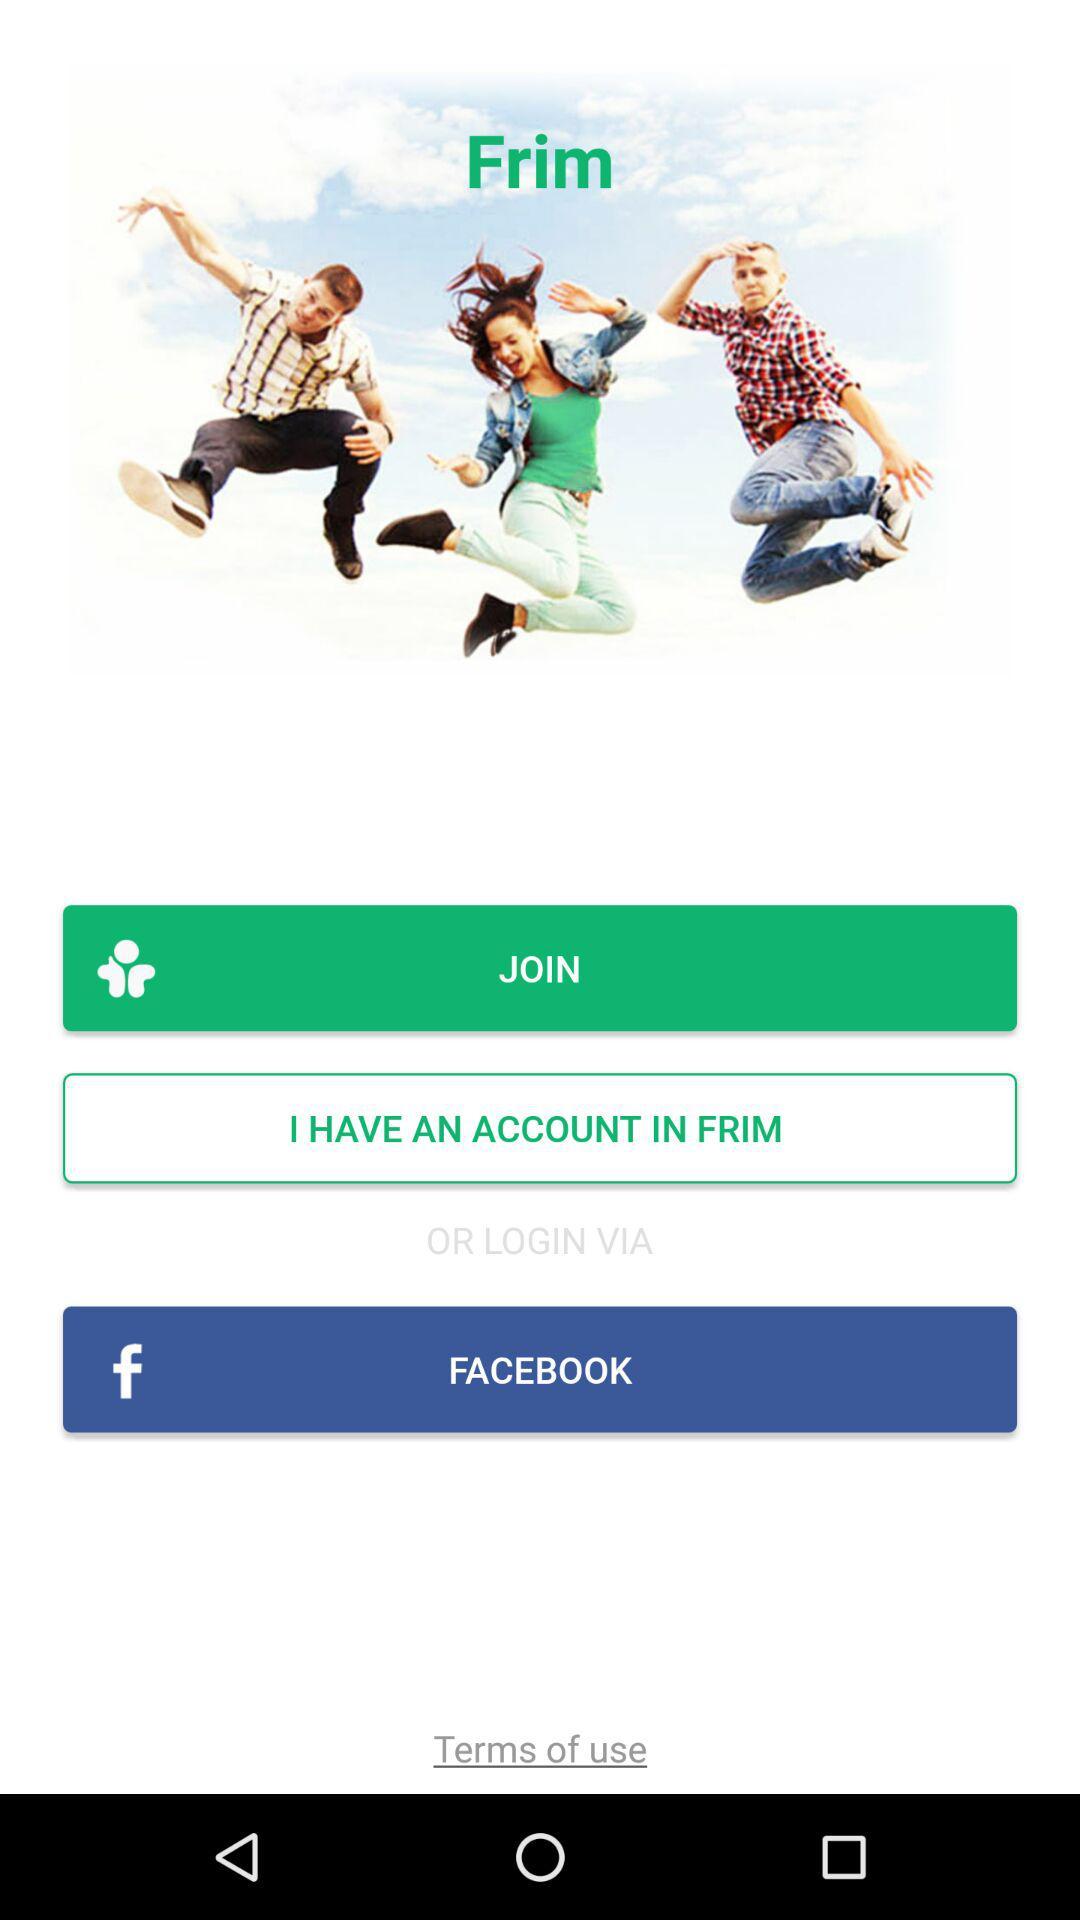 The image size is (1080, 1920). Describe the element at coordinates (540, 1368) in the screenshot. I see `the facebook icon` at that location.